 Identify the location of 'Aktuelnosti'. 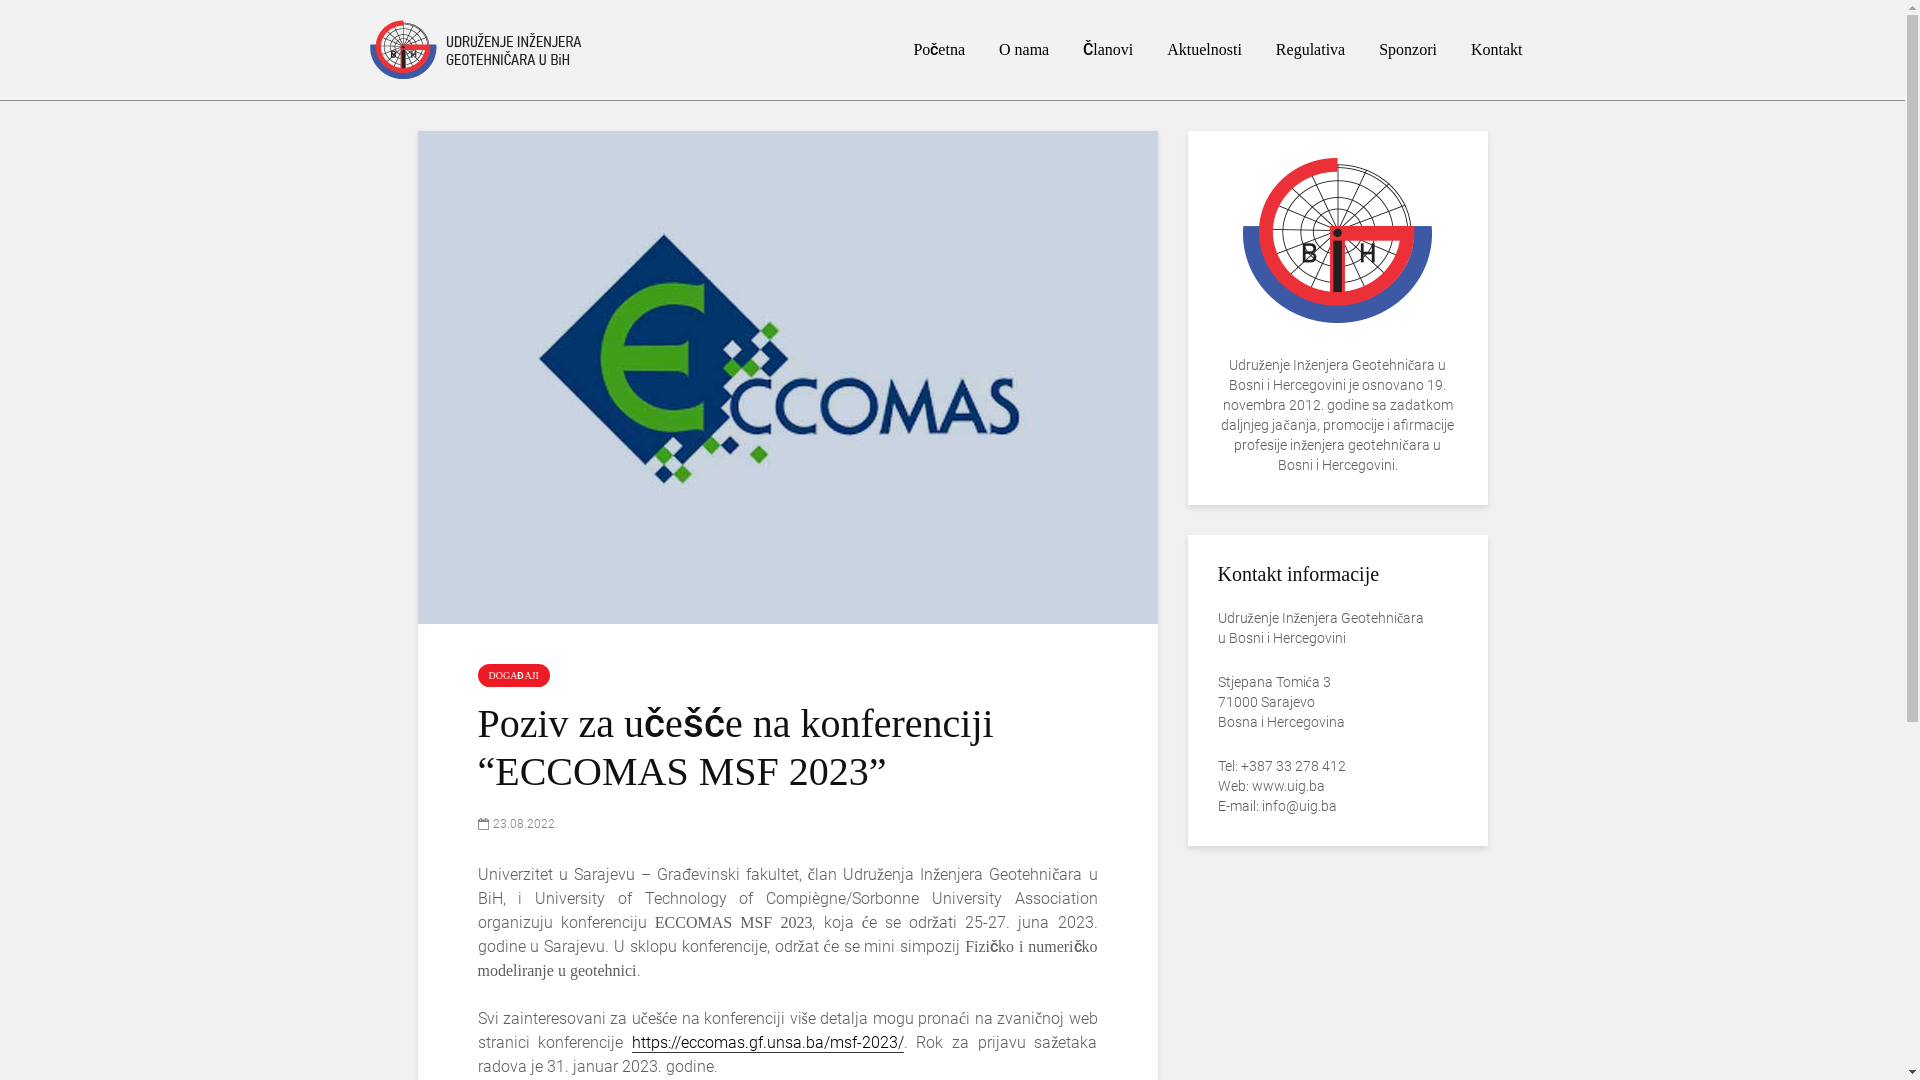
(1203, 49).